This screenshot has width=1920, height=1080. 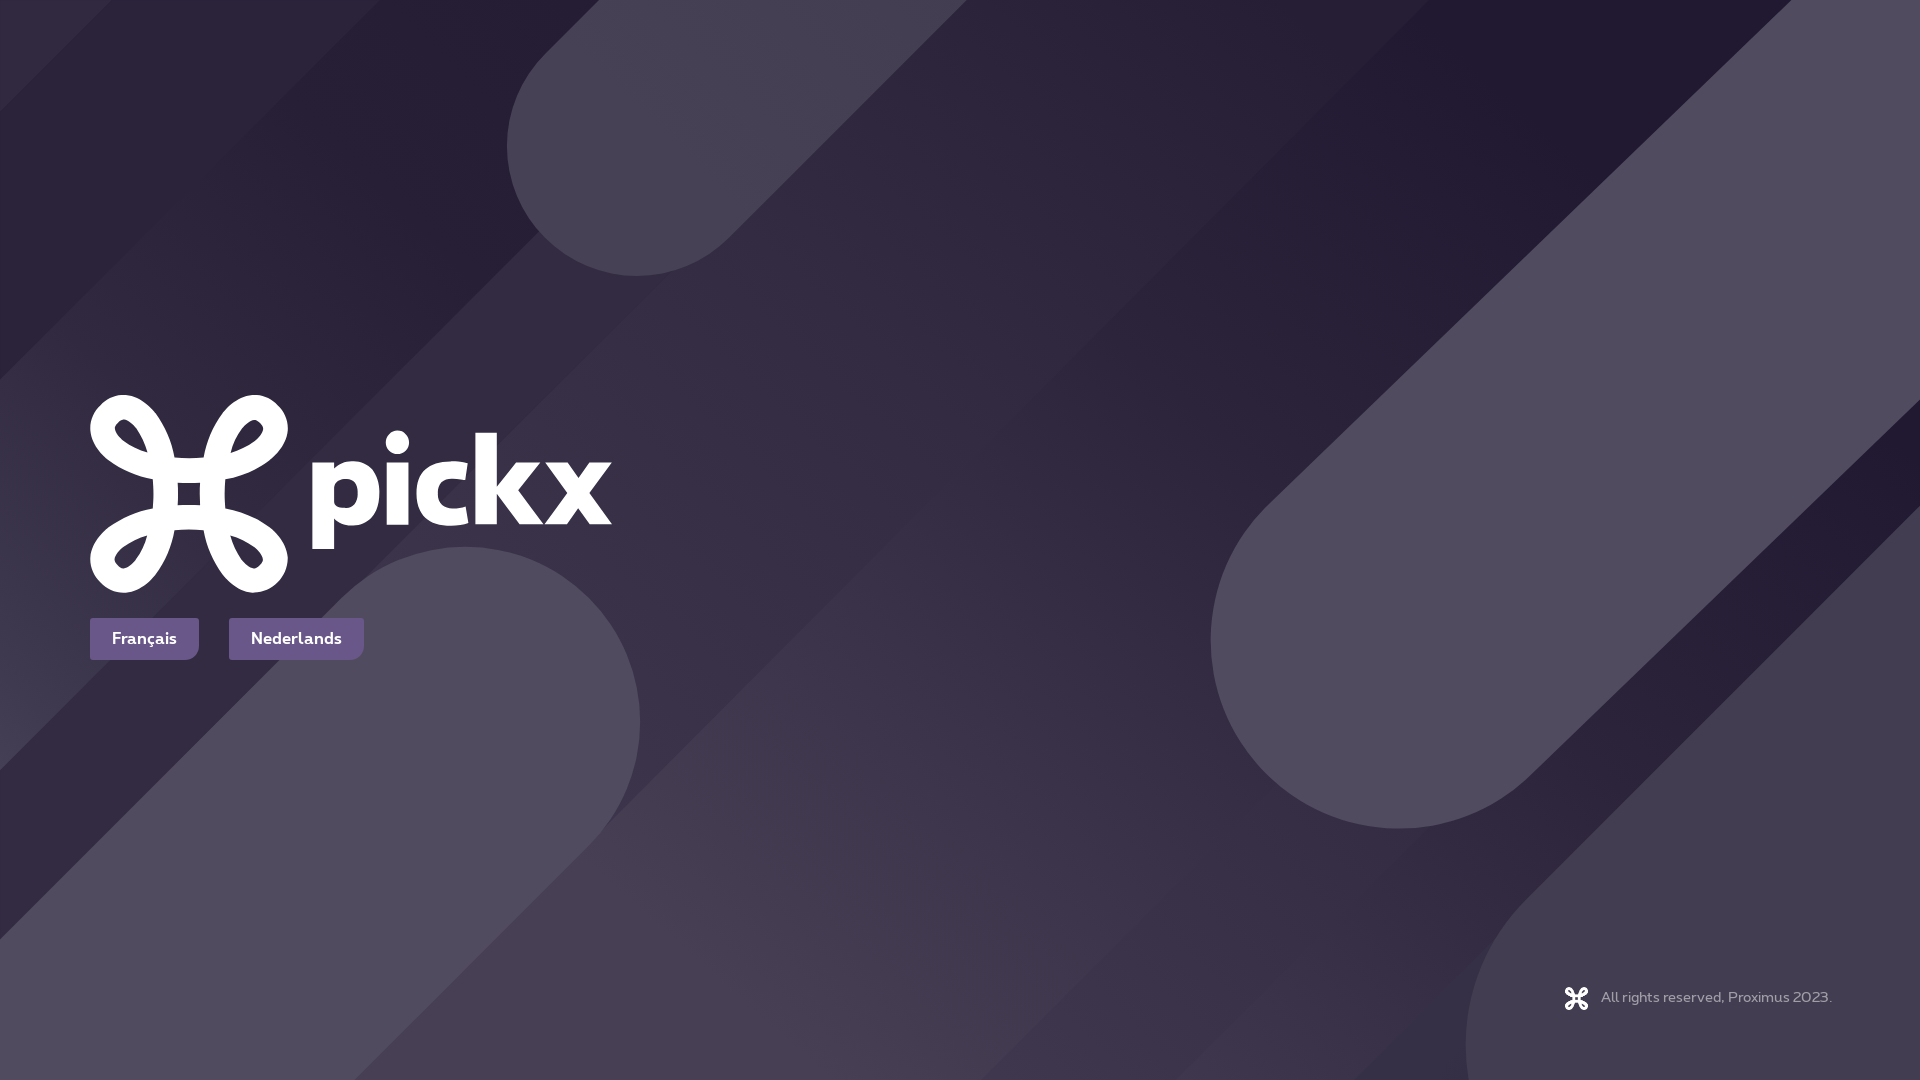 What do you see at coordinates (295, 639) in the screenshot?
I see `'Nederlands'` at bounding box center [295, 639].